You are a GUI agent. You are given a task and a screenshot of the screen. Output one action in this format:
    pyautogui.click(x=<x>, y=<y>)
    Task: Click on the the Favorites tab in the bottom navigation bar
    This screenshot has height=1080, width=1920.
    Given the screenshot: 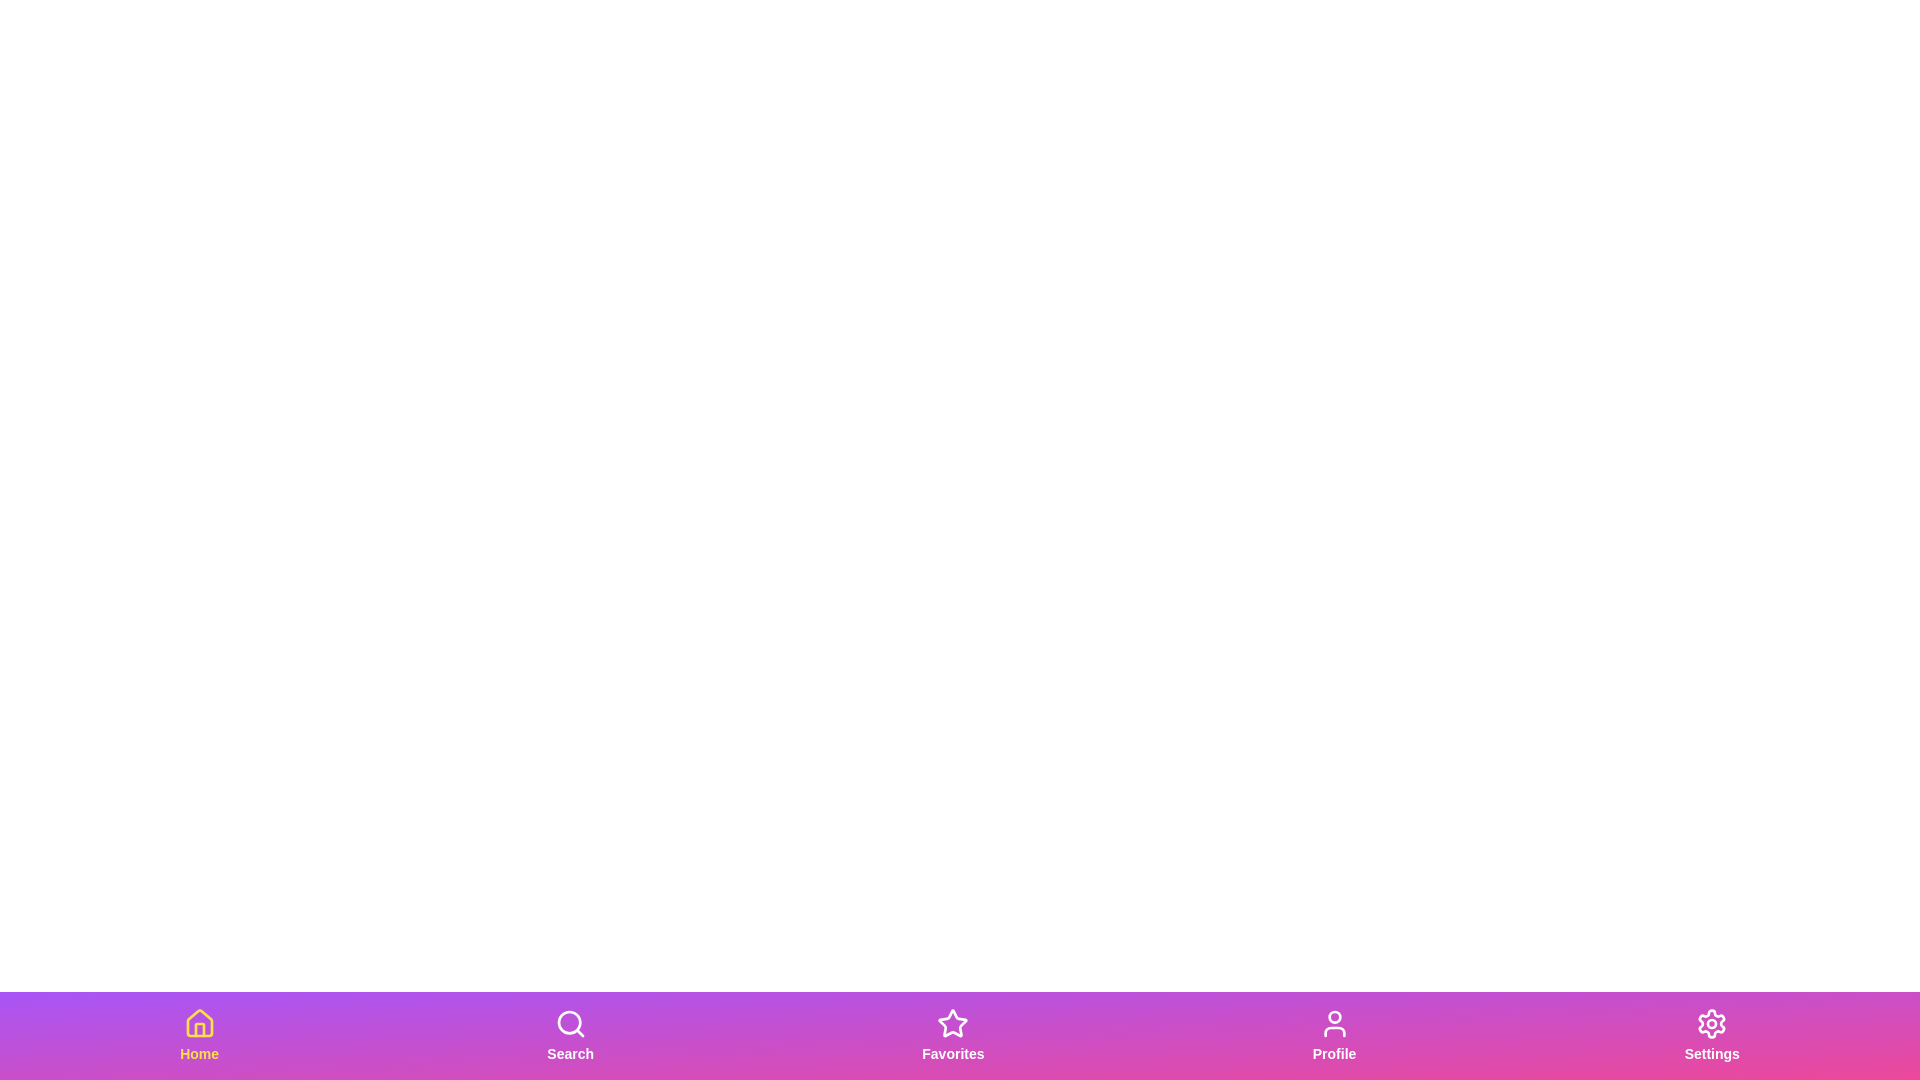 What is the action you would take?
    pyautogui.click(x=952, y=1035)
    